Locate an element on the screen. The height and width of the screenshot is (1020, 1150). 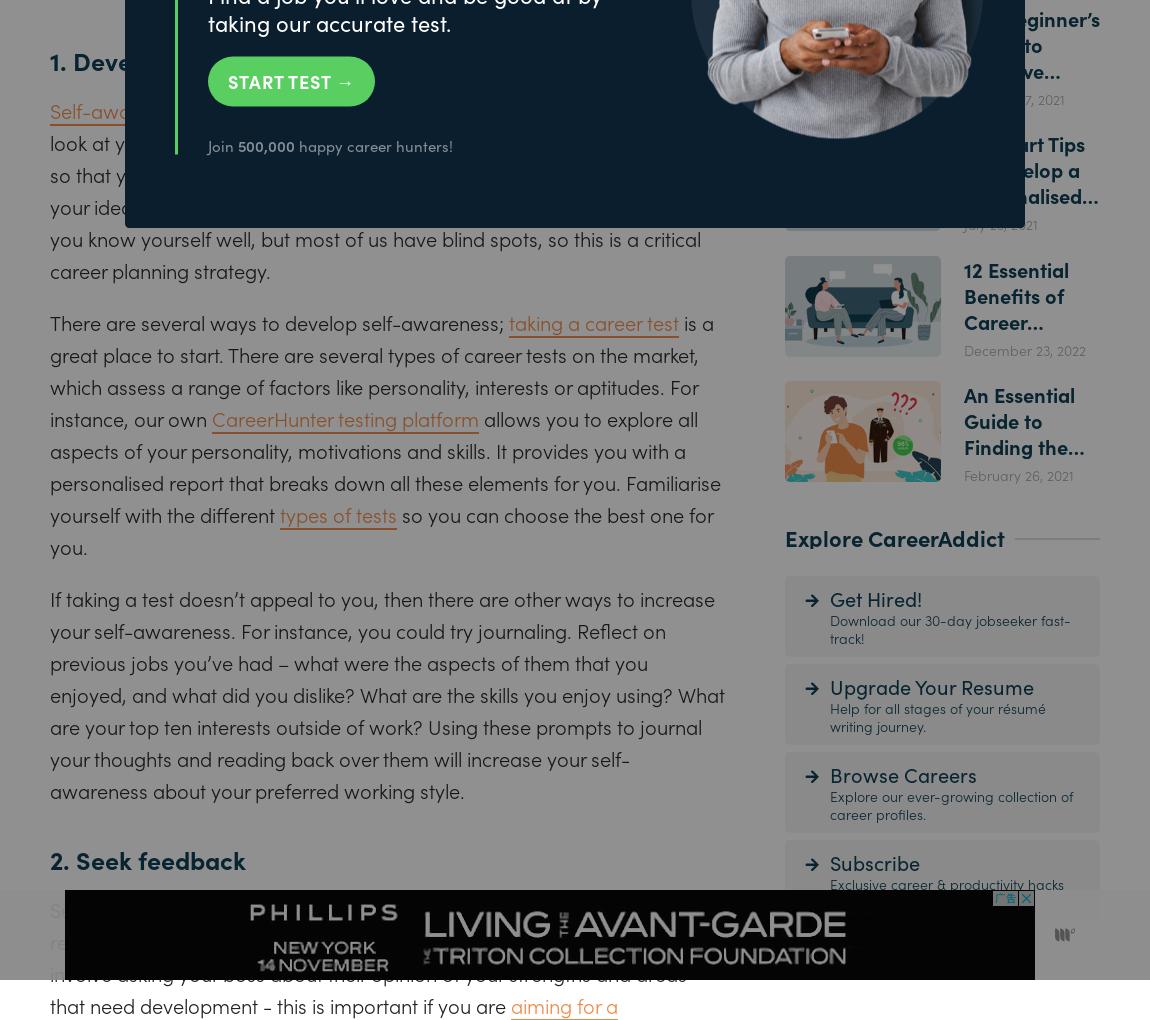
'CareerHunter testing platform' is located at coordinates (345, 417).